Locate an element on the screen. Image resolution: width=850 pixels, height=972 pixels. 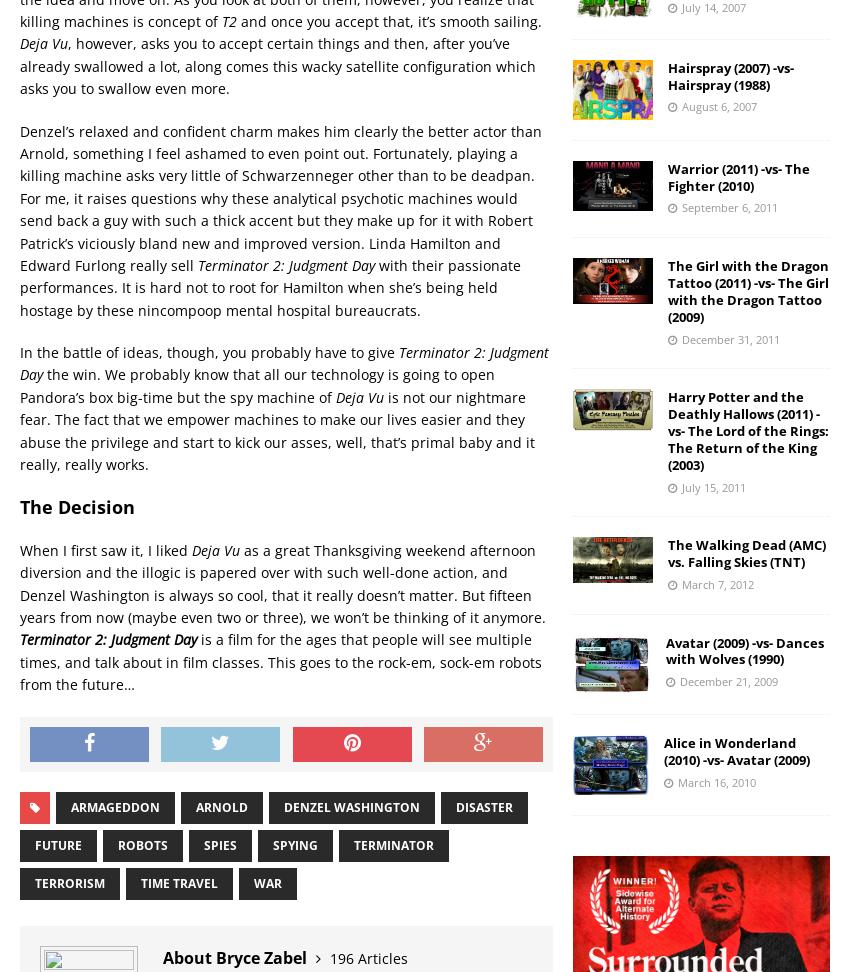
'Denzel’s relaxed and confident charm makes him clearly the better actor than Arnold, something I feel ashamed to even point out. Fortunately, playing a killing machine asks very little of Schwarzenneger other than to be deadpan. For me, it raises questions why these analytical psychotic machines would send back a guy with such a thick accent but they make up for it with Robert Patrick’s viciously bland new and improved version. Linda Hamilton and Edward Furlong really sell' is located at coordinates (18, 196).